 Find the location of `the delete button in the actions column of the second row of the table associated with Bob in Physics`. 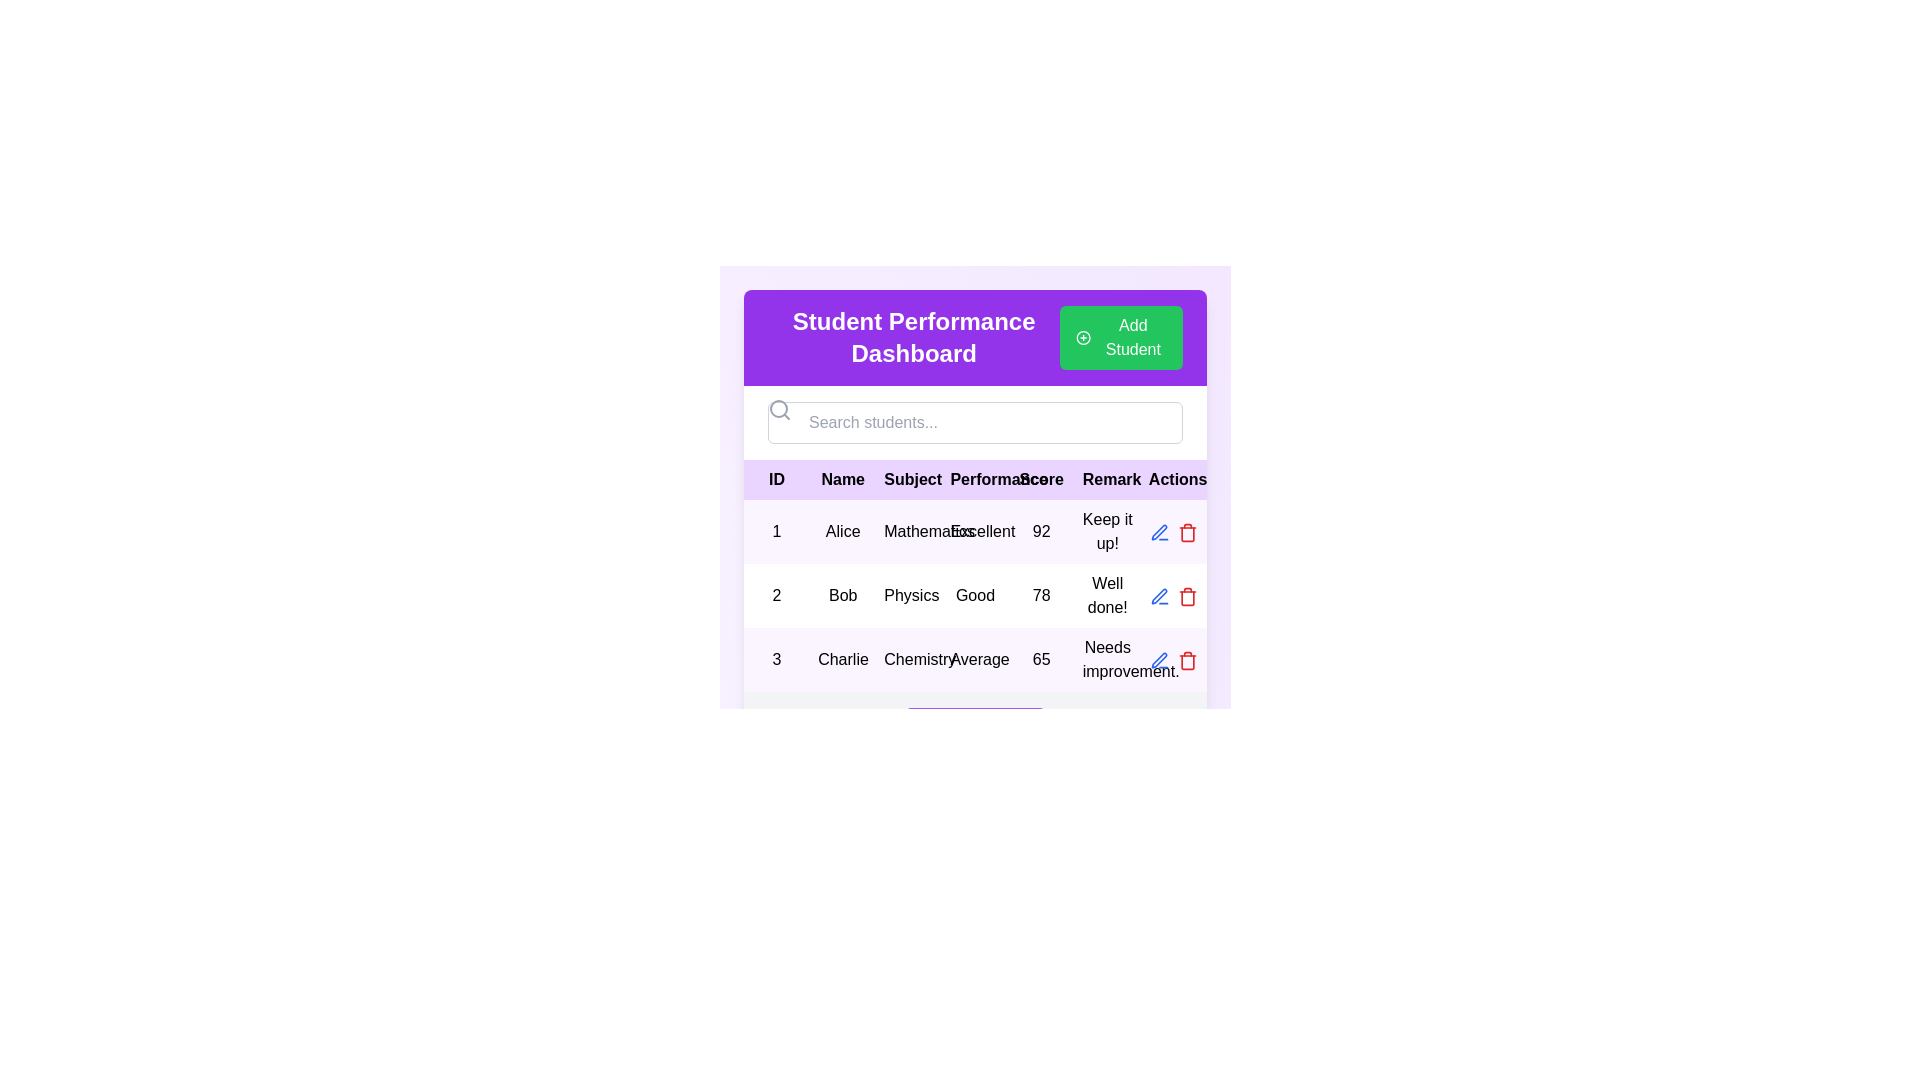

the delete button in the actions column of the second row of the table associated with Bob in Physics is located at coordinates (1173, 531).